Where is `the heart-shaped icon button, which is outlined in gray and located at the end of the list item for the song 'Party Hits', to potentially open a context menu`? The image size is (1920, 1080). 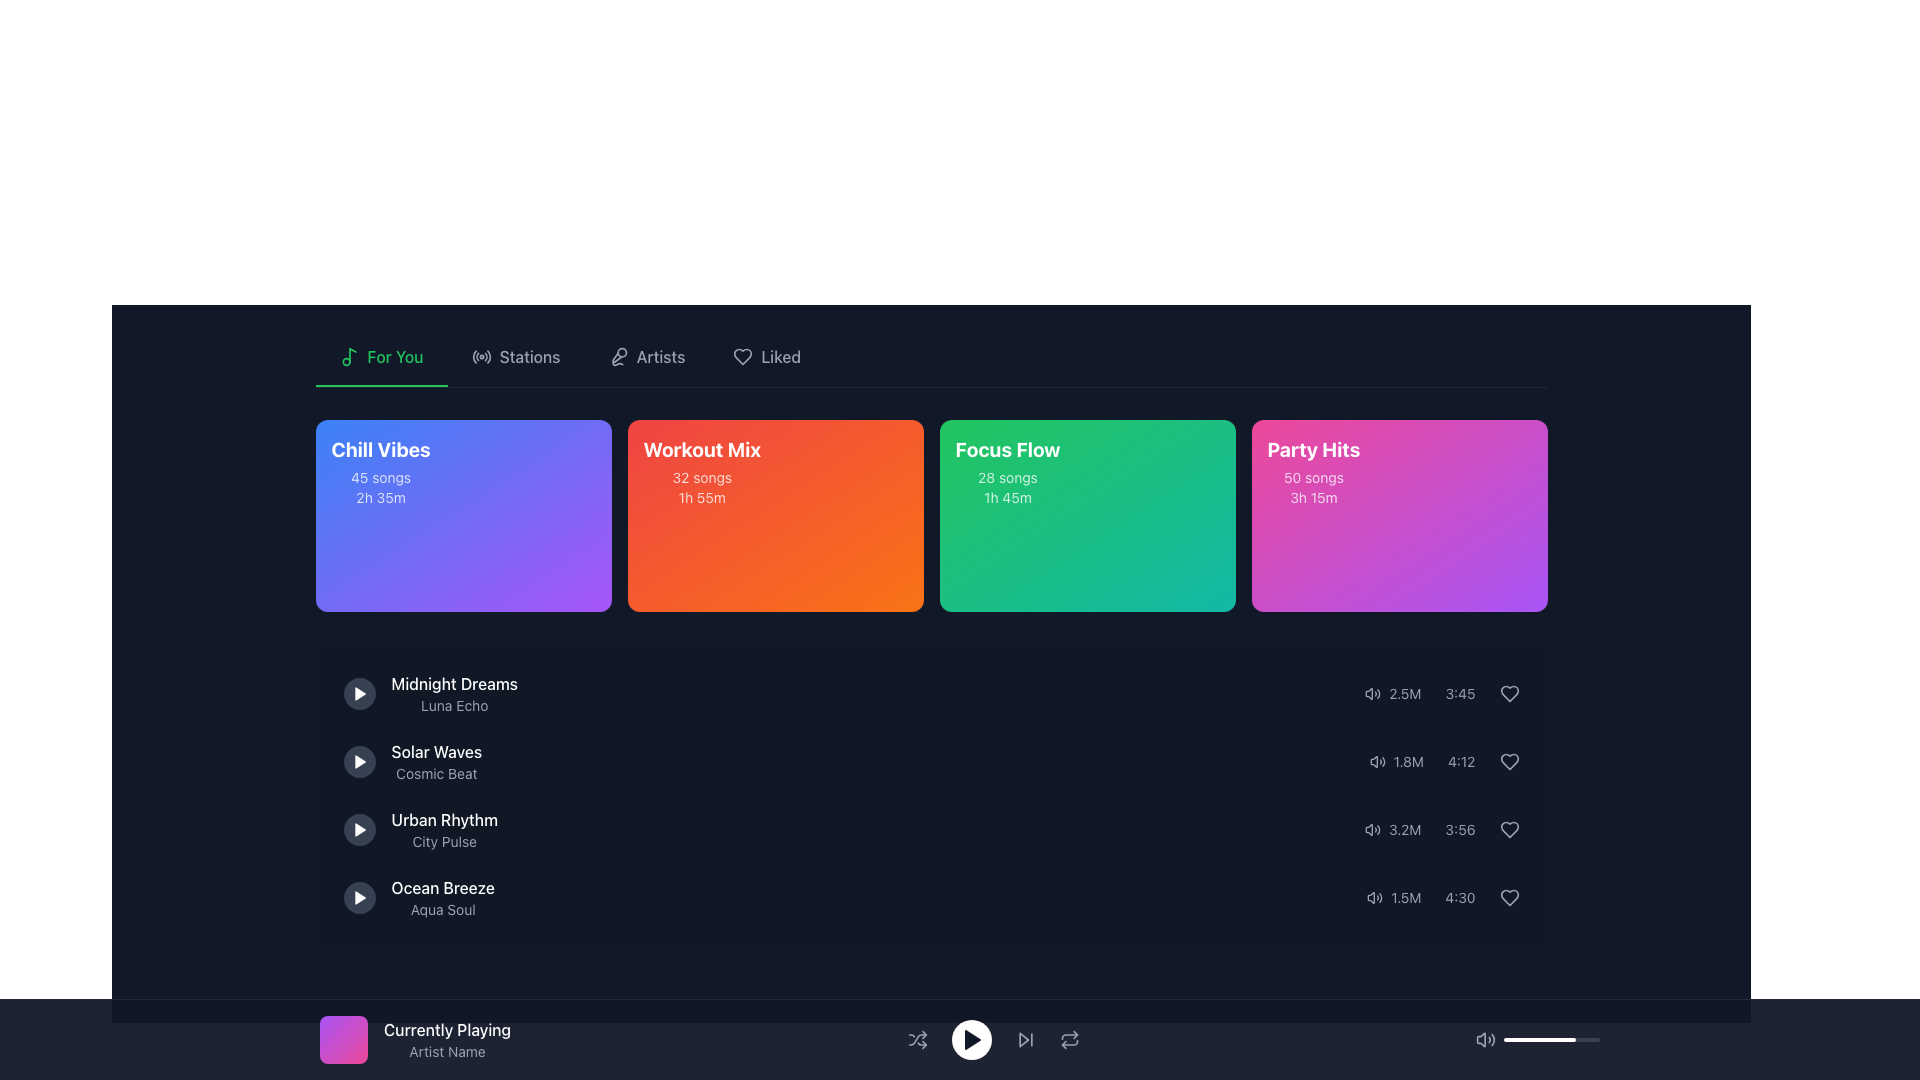
the heart-shaped icon button, which is outlined in gray and located at the end of the list item for the song 'Party Hits', to potentially open a context menu is located at coordinates (1509, 693).